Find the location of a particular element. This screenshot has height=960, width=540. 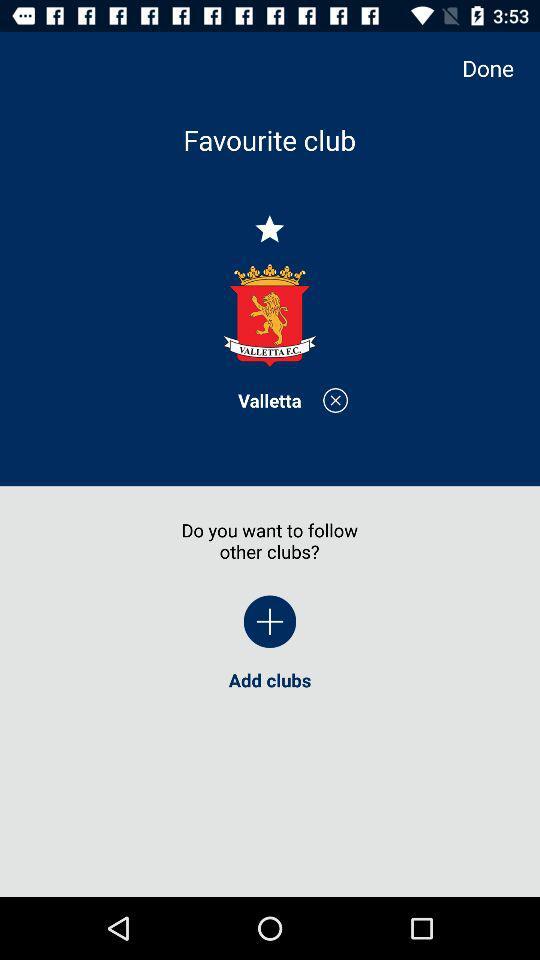

done item is located at coordinates (496, 68).